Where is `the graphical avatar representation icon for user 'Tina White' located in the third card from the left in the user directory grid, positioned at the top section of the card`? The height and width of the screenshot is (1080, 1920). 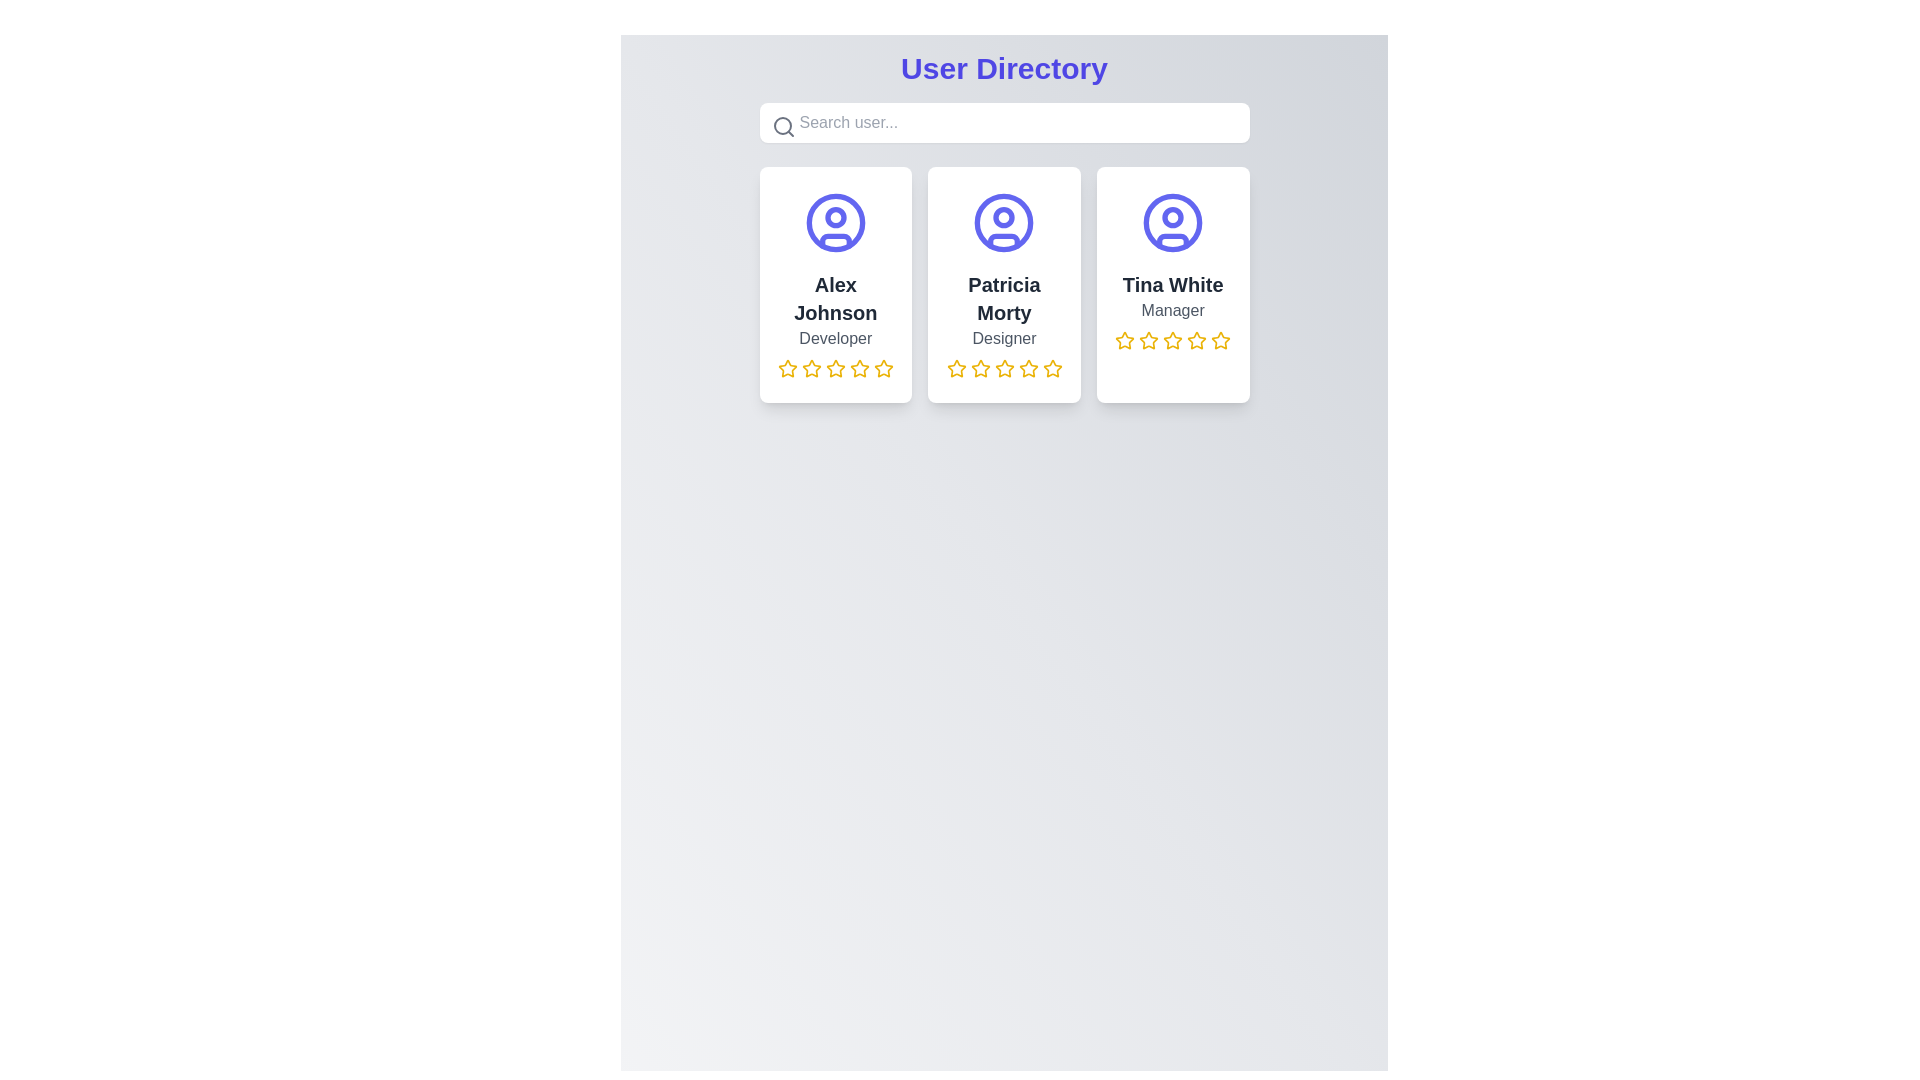 the graphical avatar representation icon for user 'Tina White' located in the third card from the left in the user directory grid, positioned at the top section of the card is located at coordinates (1173, 223).